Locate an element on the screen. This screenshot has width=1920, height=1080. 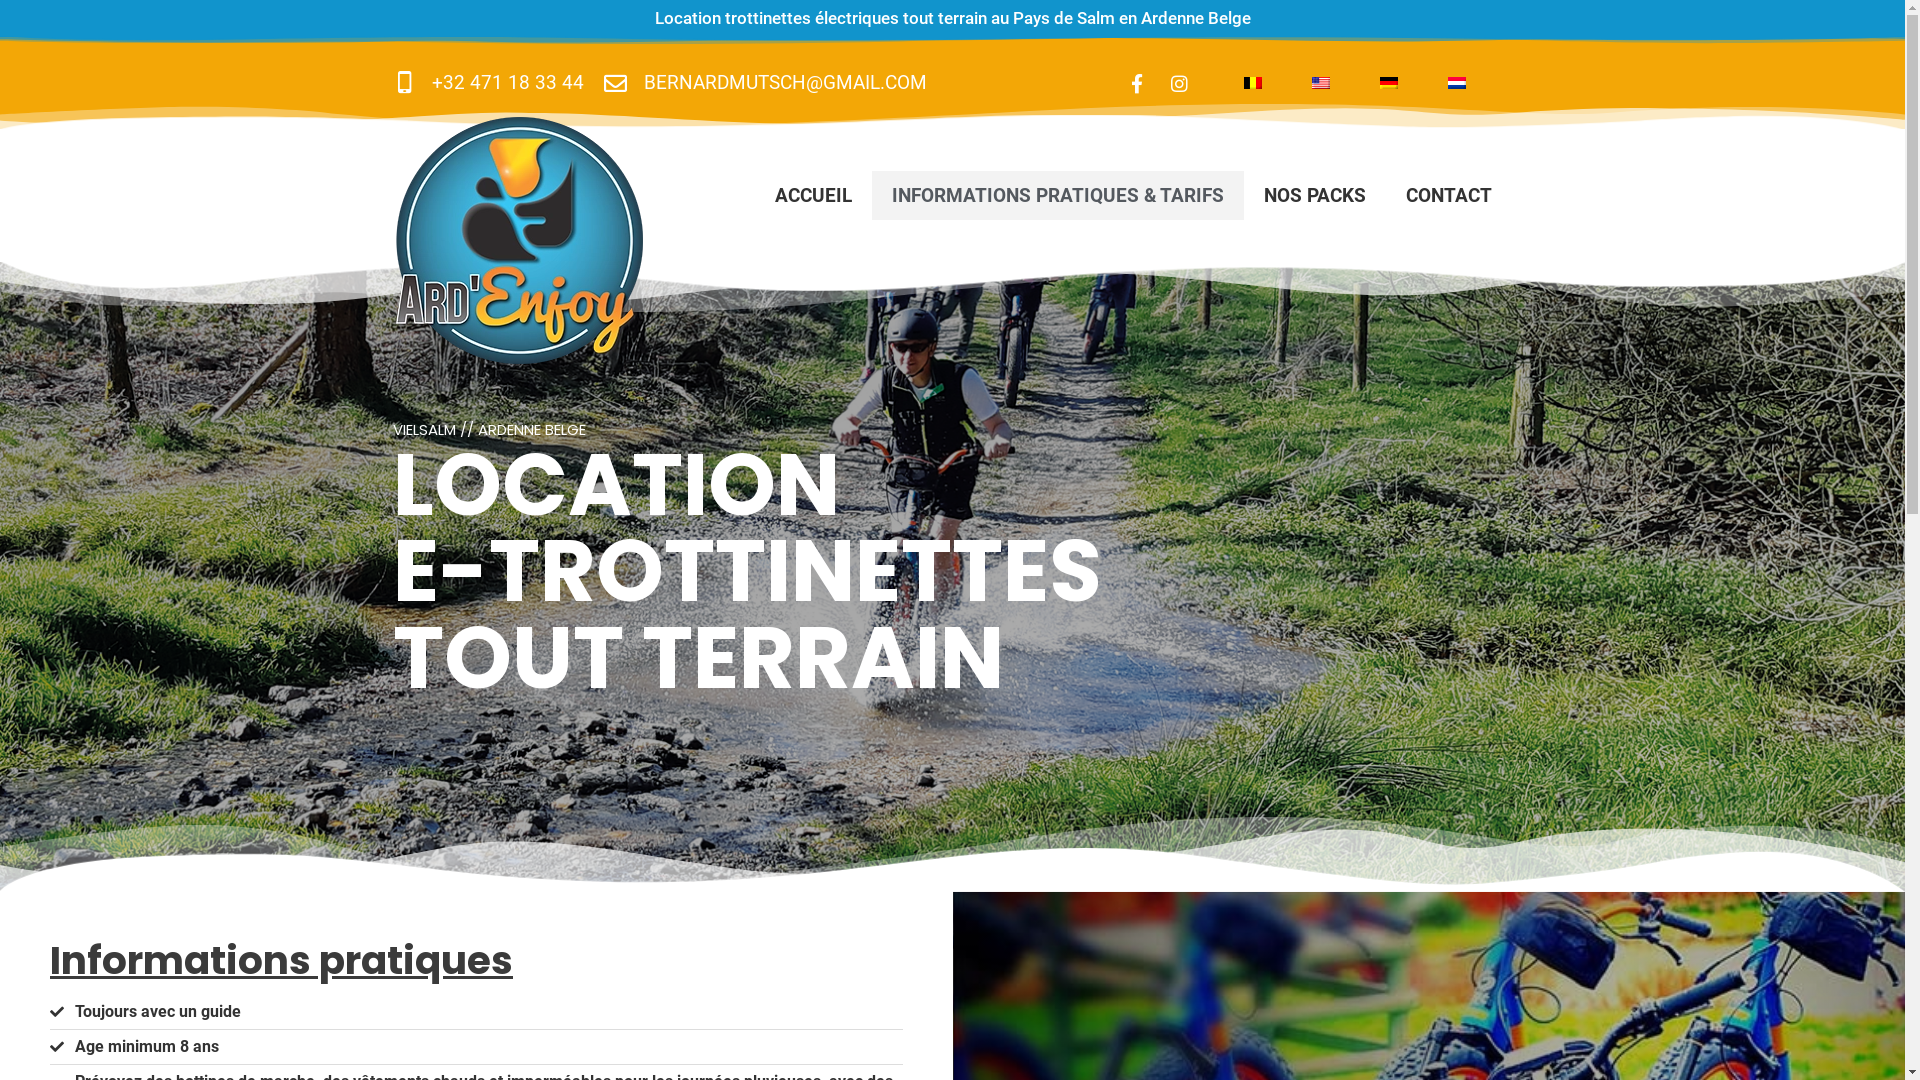
'ACCUEIL' is located at coordinates (813, 195).